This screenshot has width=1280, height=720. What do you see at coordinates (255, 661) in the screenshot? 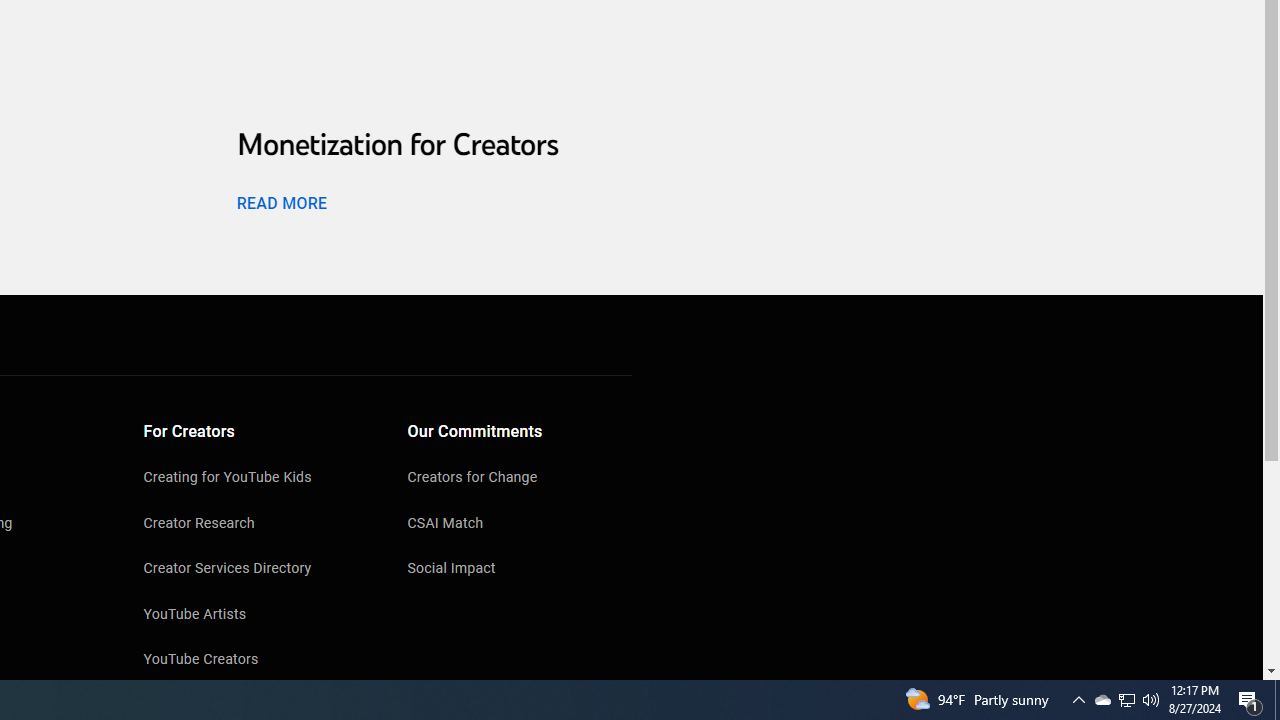
I see `'YouTube Creators'` at bounding box center [255, 661].